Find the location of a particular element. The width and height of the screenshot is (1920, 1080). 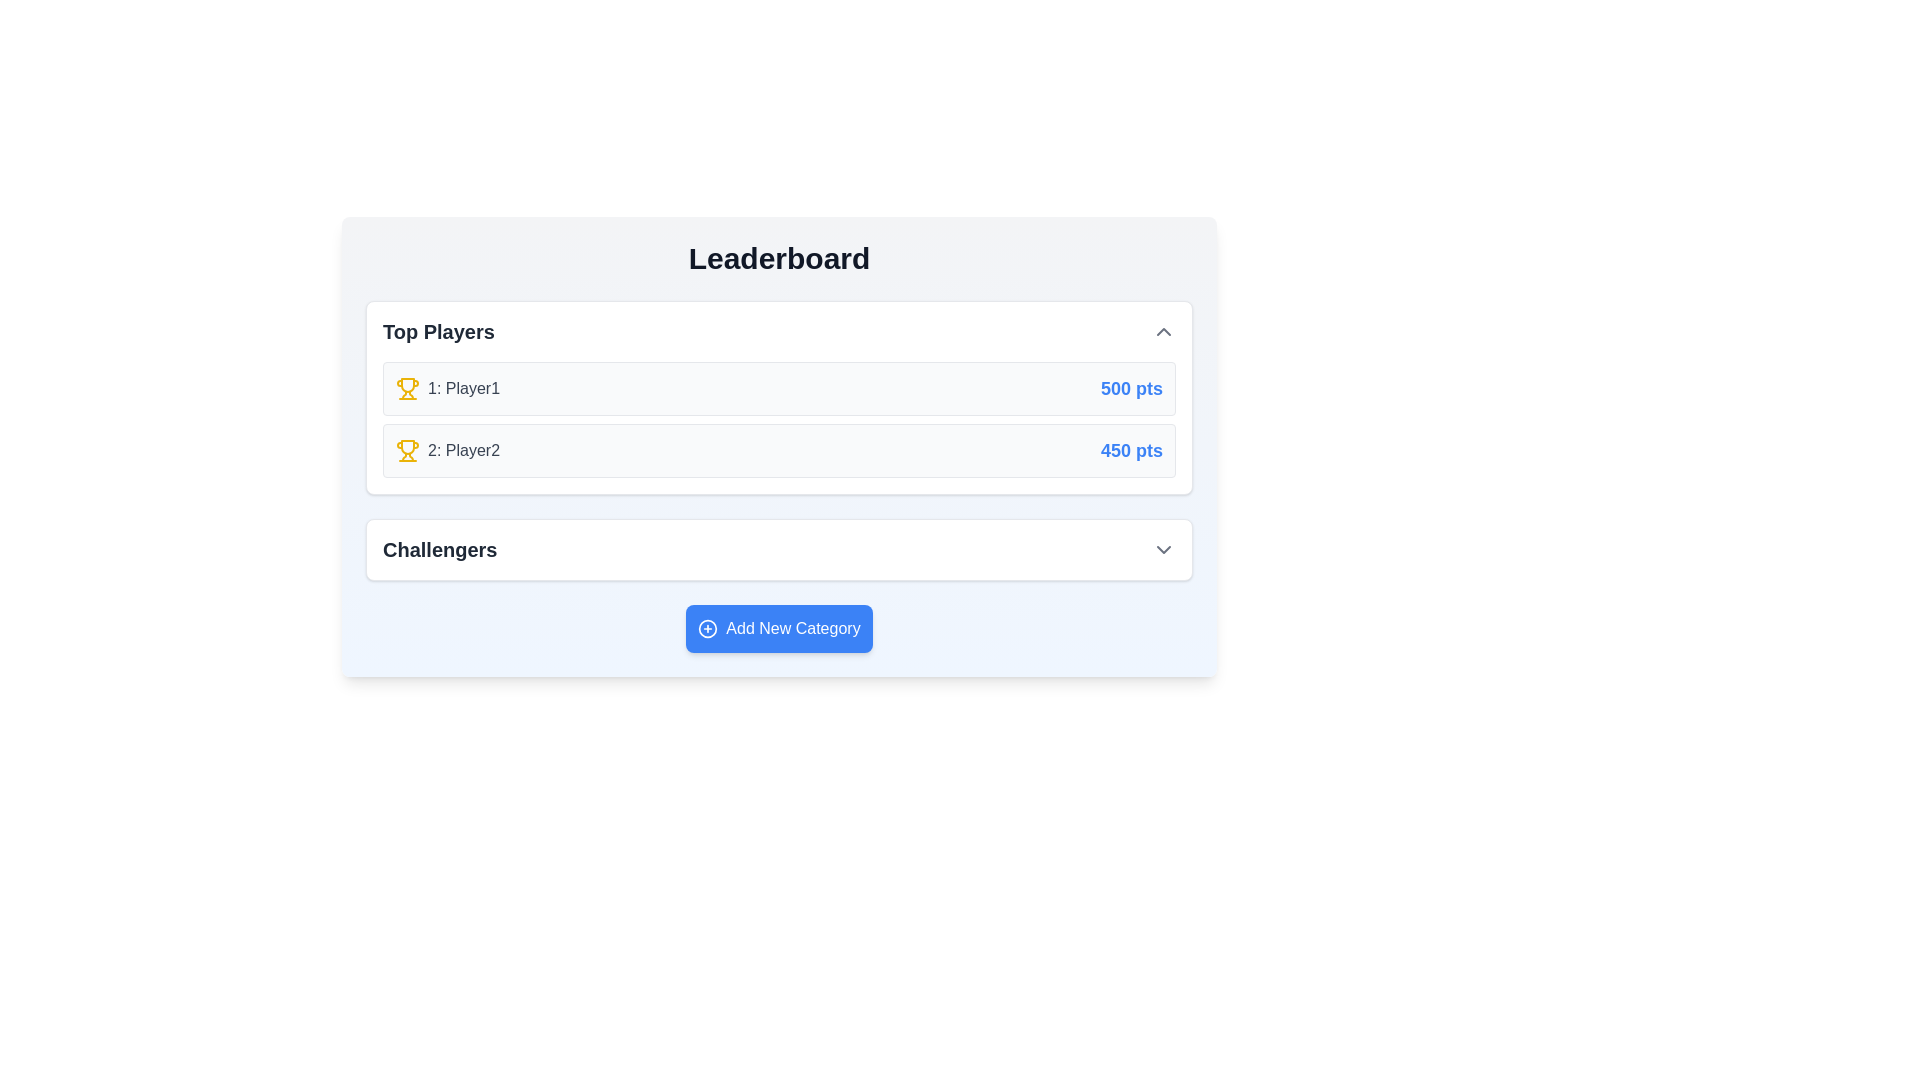

the leaderboard entry displaying the second-highest-ranked player, which shows the player's rank, name, and score, located in the 'Top Players' section is located at coordinates (778, 451).